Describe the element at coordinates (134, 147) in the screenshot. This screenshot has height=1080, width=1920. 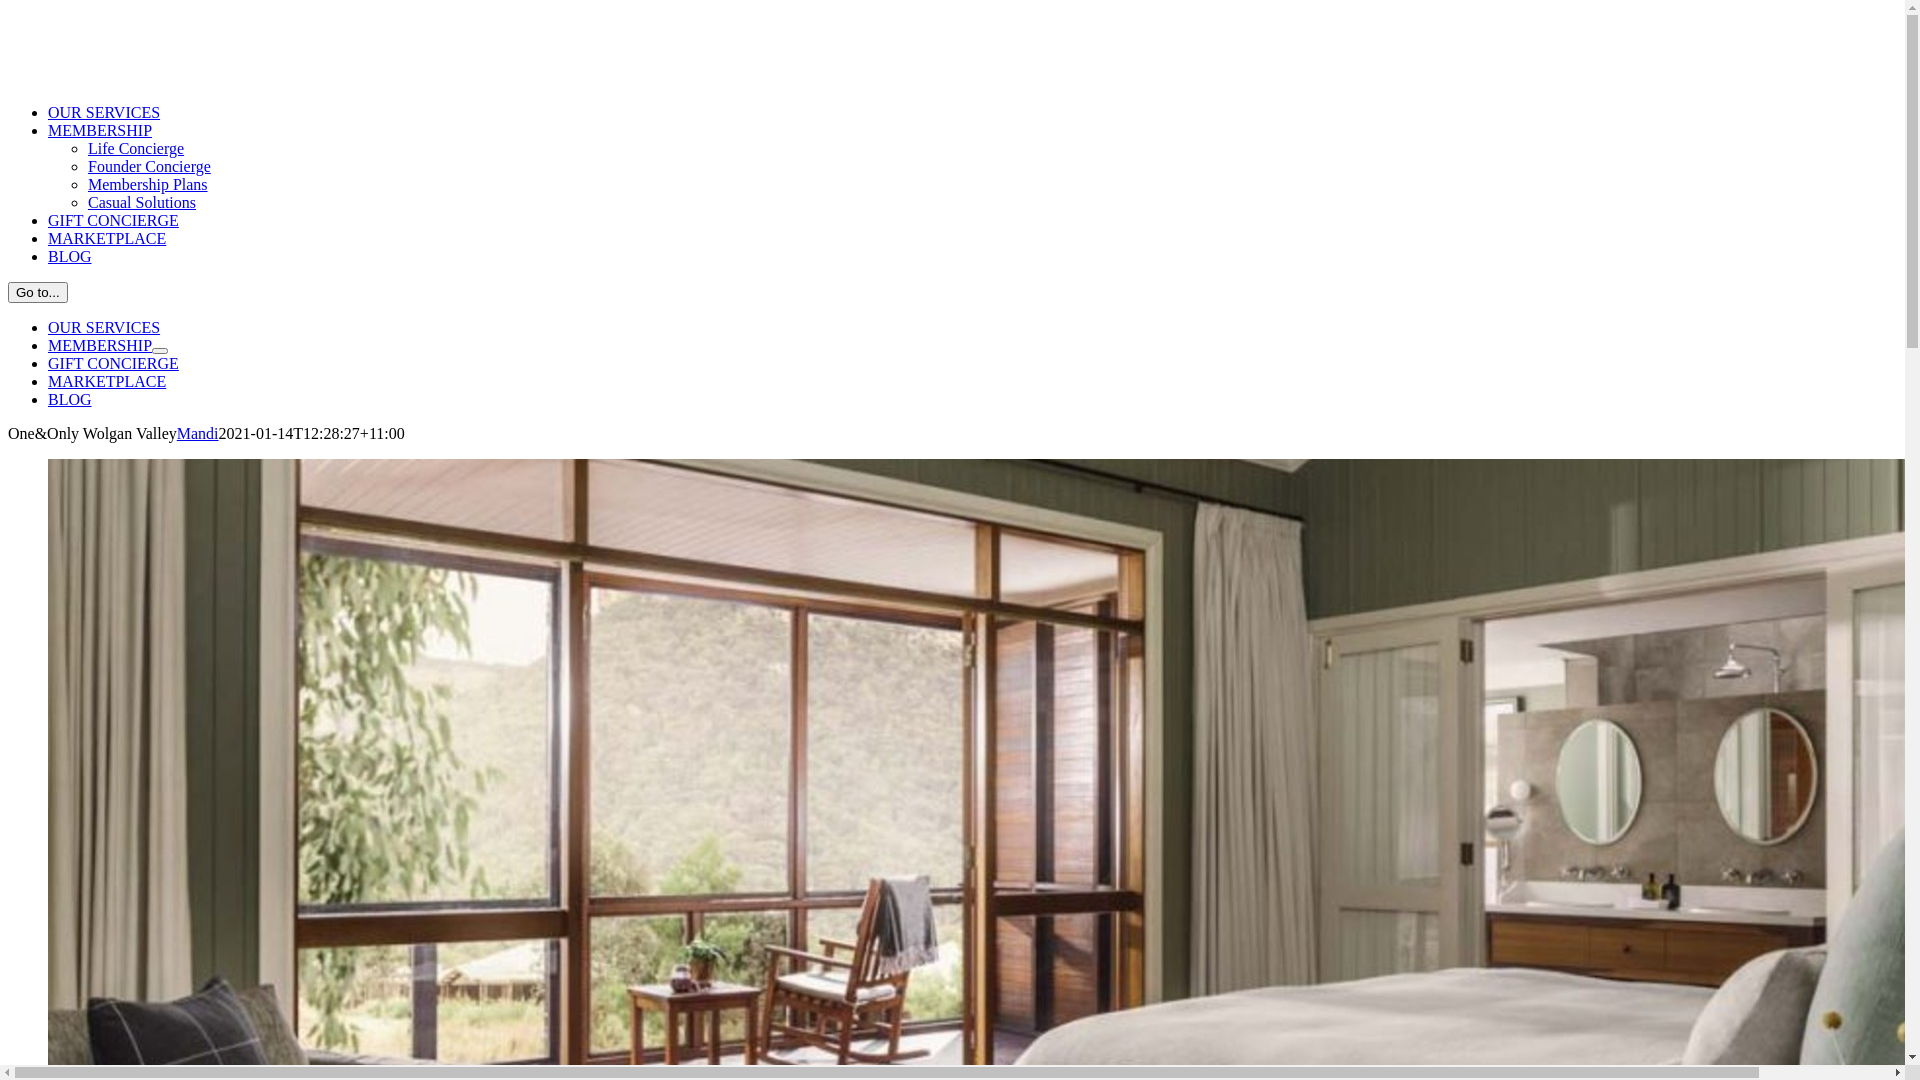
I see `'Life Concierge'` at that location.